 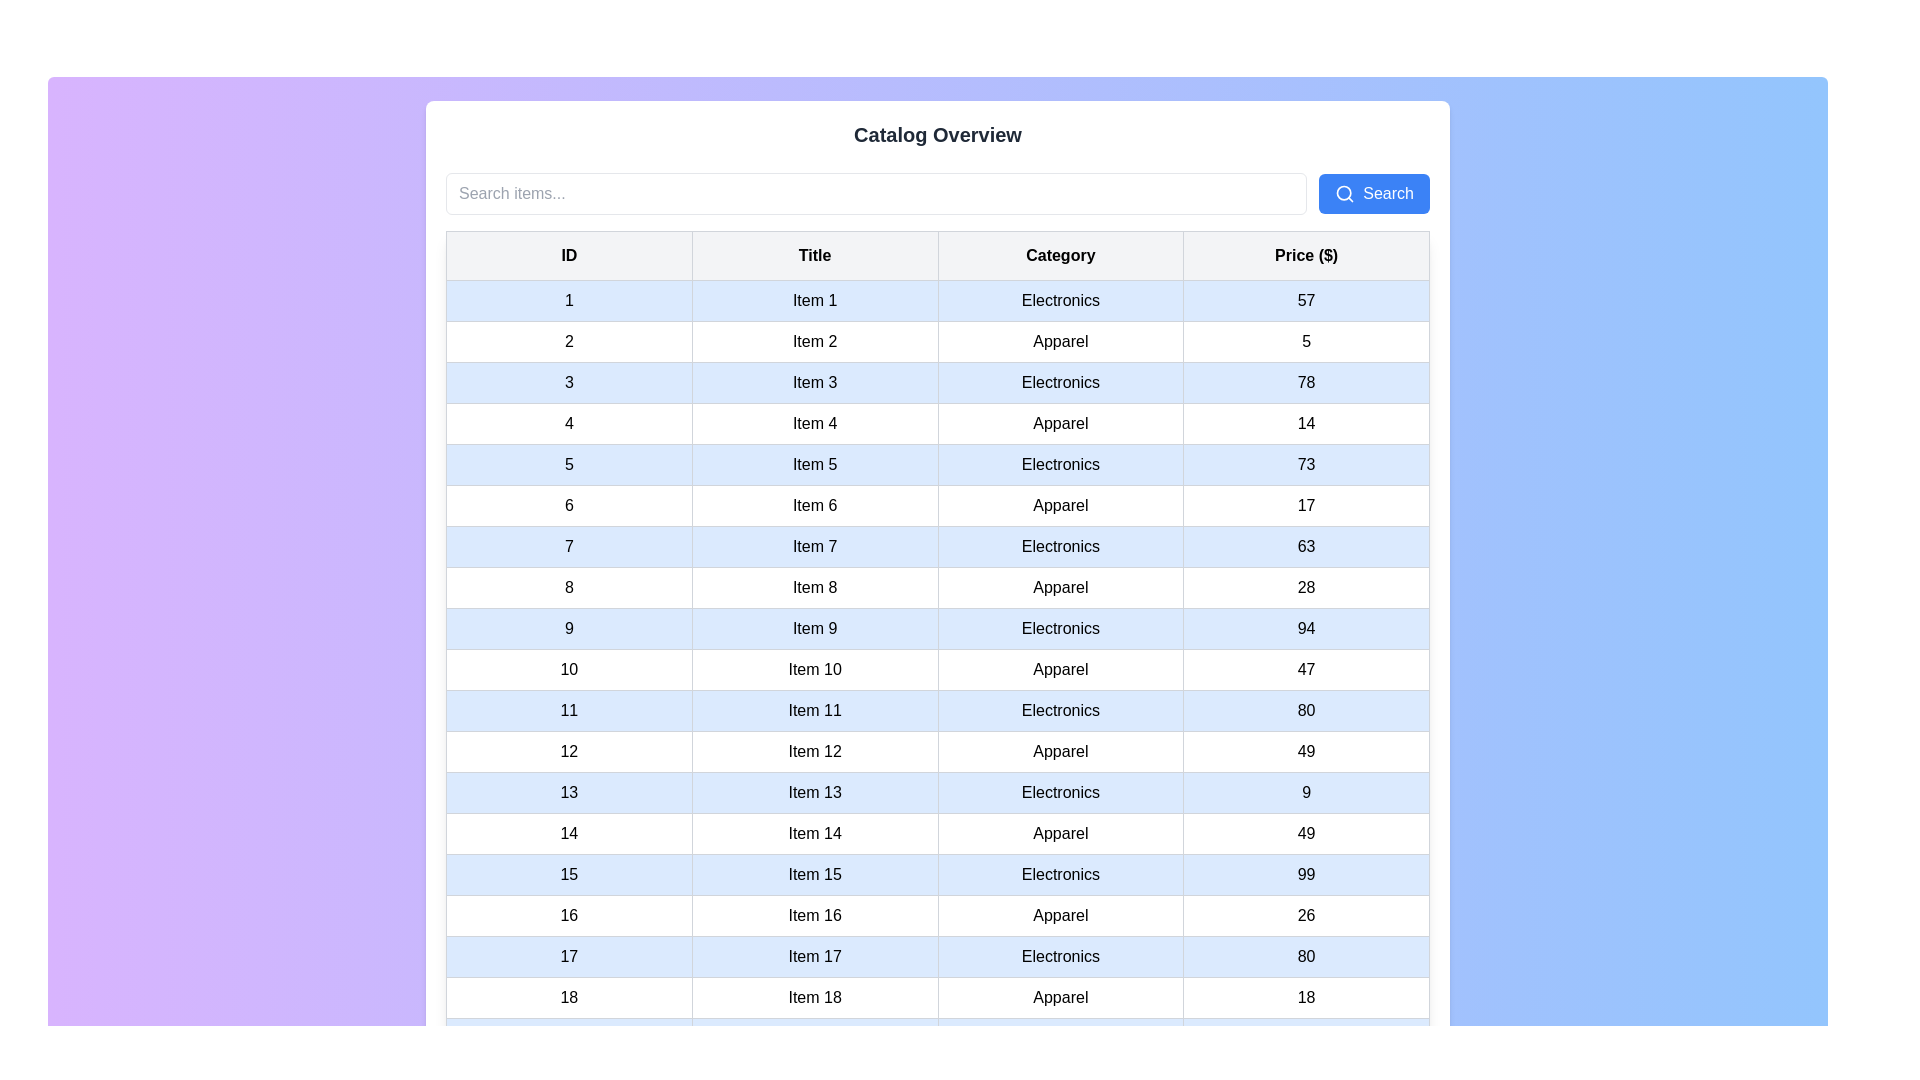 What do you see at coordinates (568, 465) in the screenshot?
I see `the static text cell displaying the identifier '5' located in the first column of the fifth row within the table` at bounding box center [568, 465].